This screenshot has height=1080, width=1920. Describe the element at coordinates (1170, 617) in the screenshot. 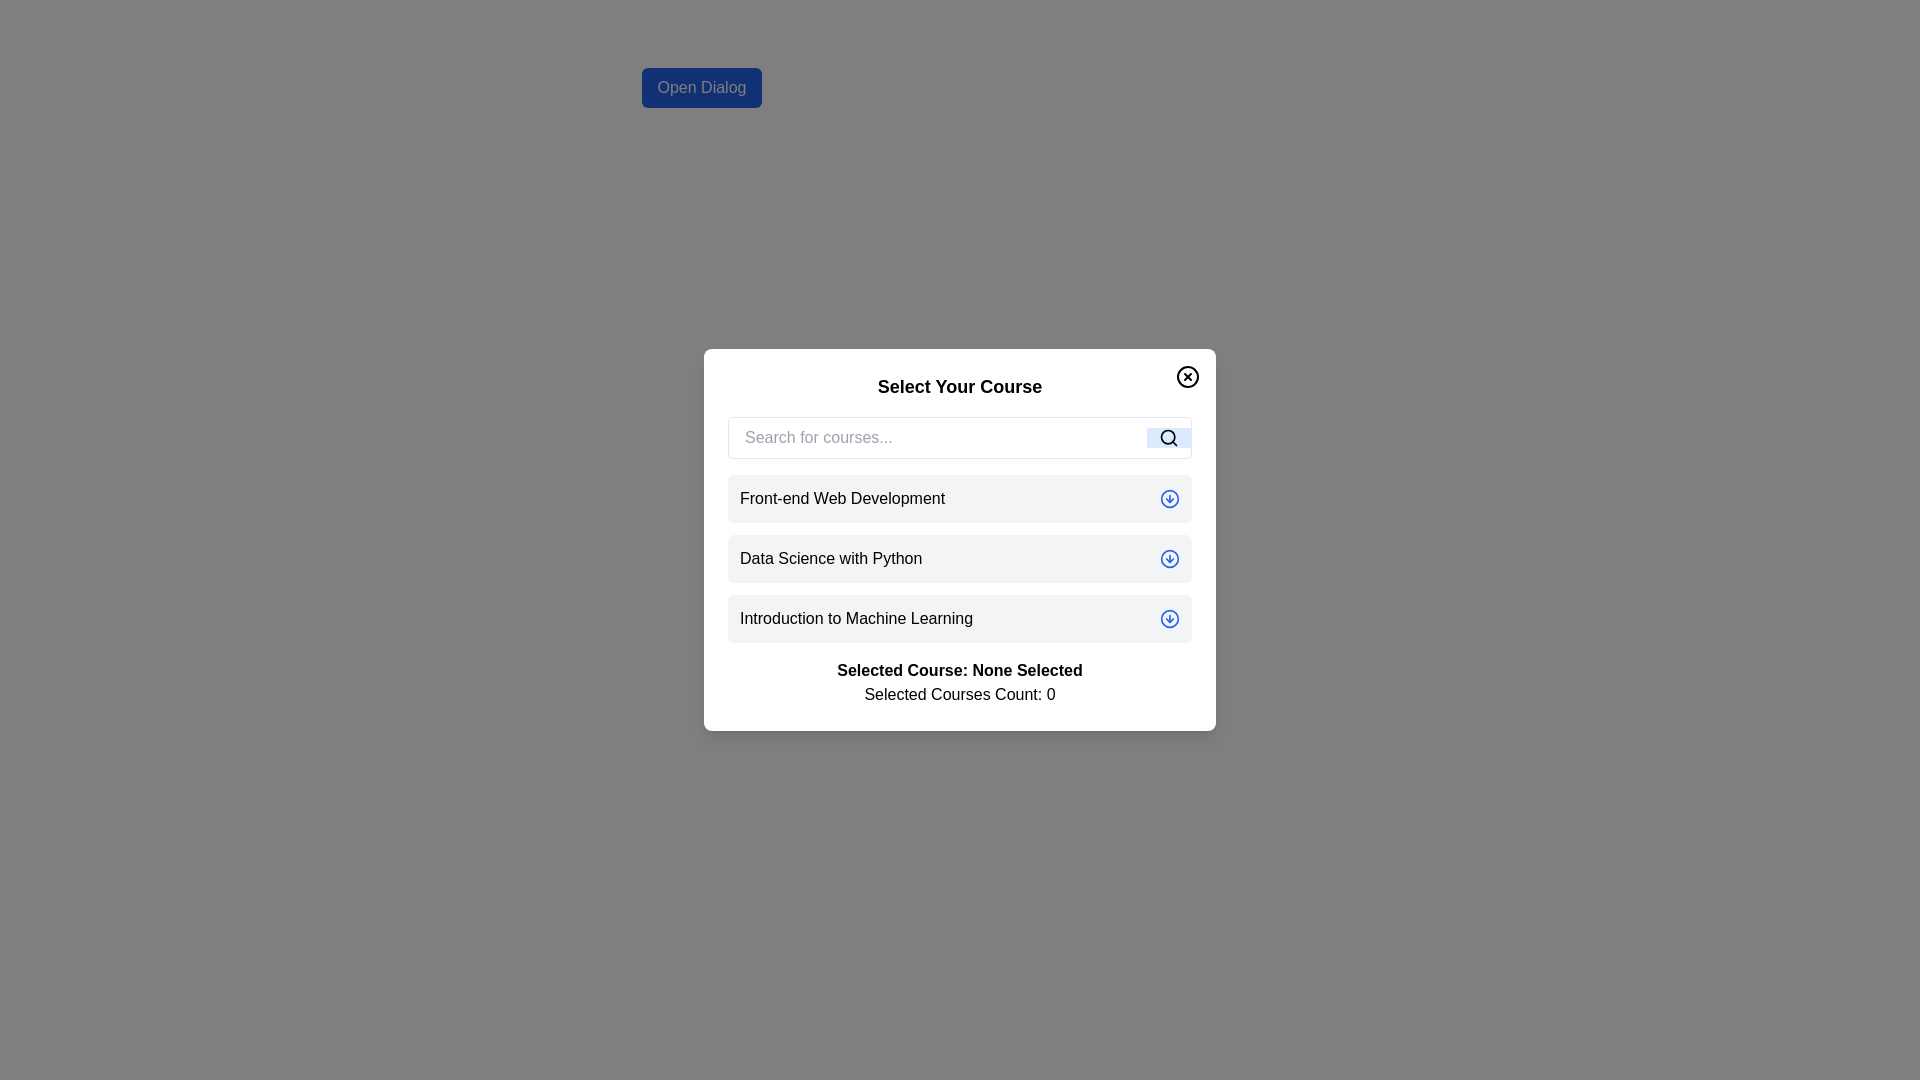

I see `the stylized button with a downward-pointing arrow icon circled within a blue ring, located at the bottom-right corner of the dialog box listing courses` at that location.